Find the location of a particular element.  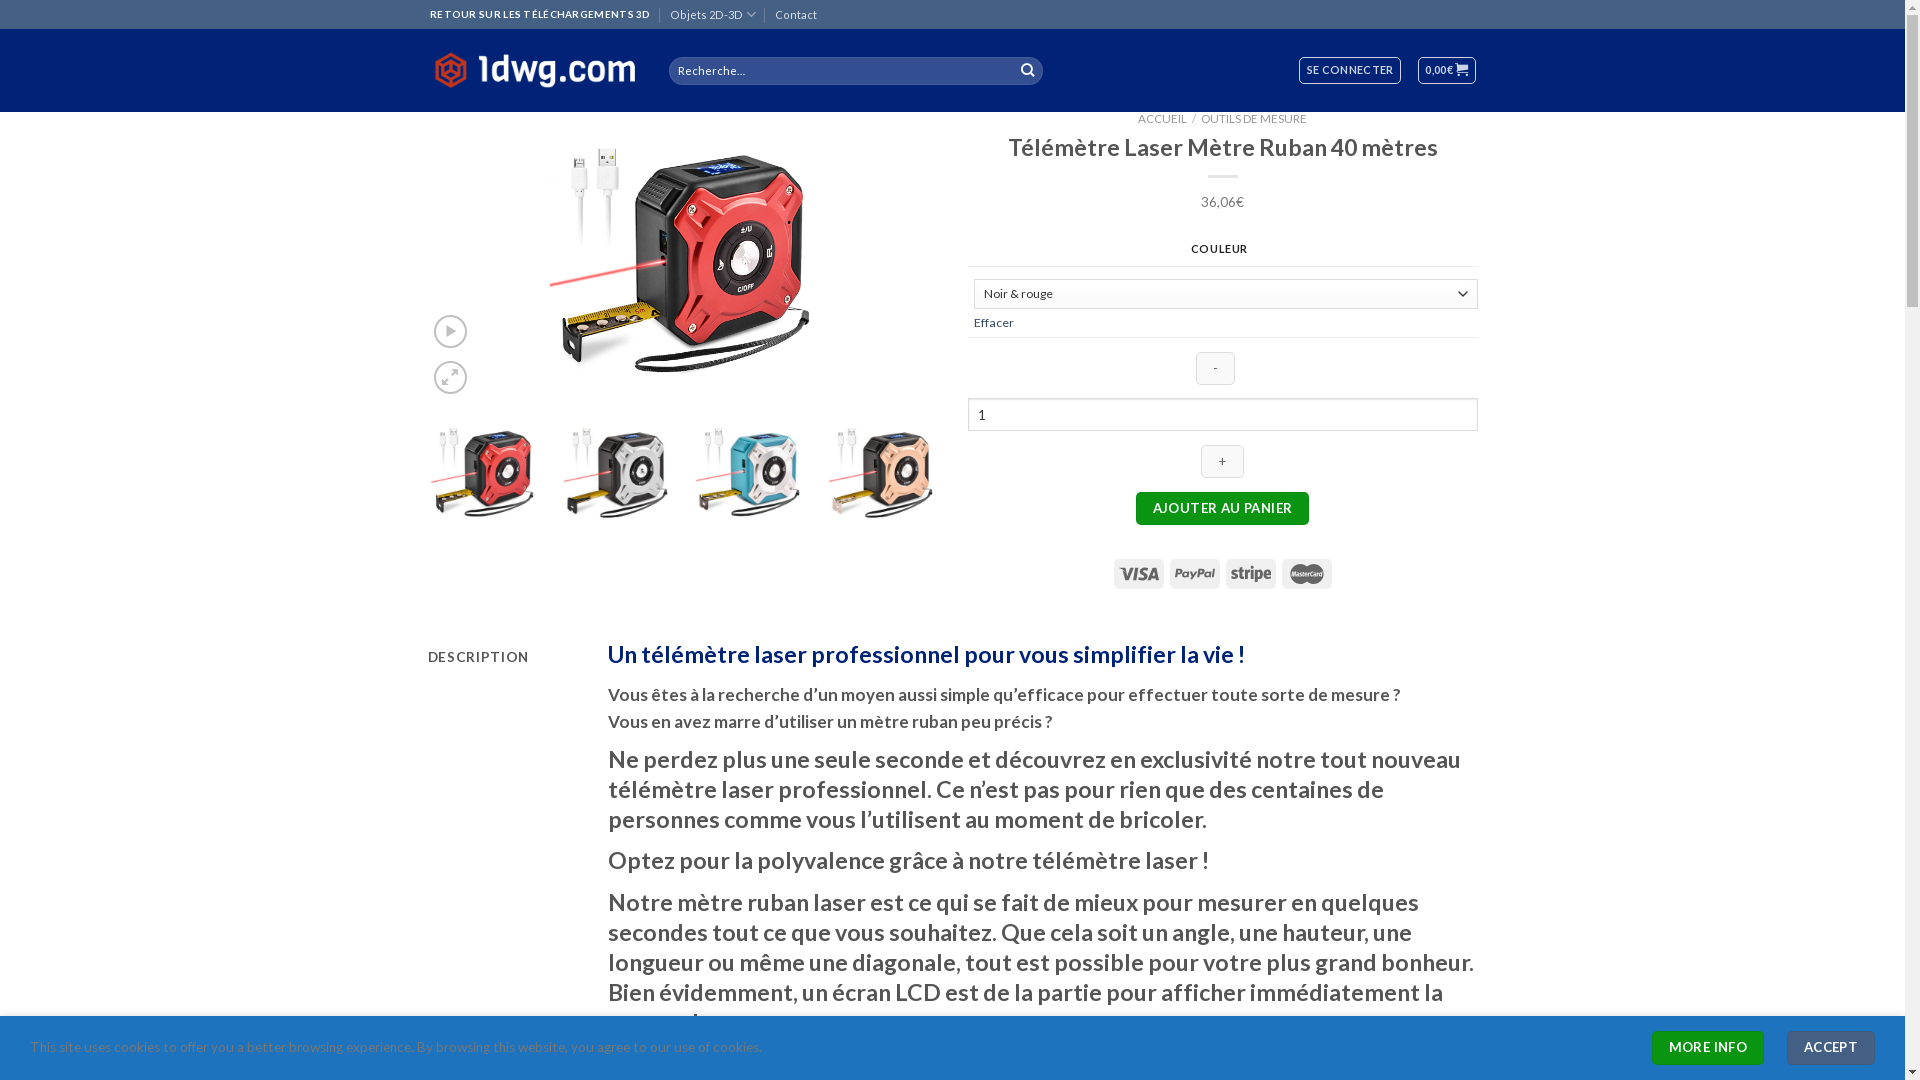

'ACCUEIL' is located at coordinates (1162, 118).